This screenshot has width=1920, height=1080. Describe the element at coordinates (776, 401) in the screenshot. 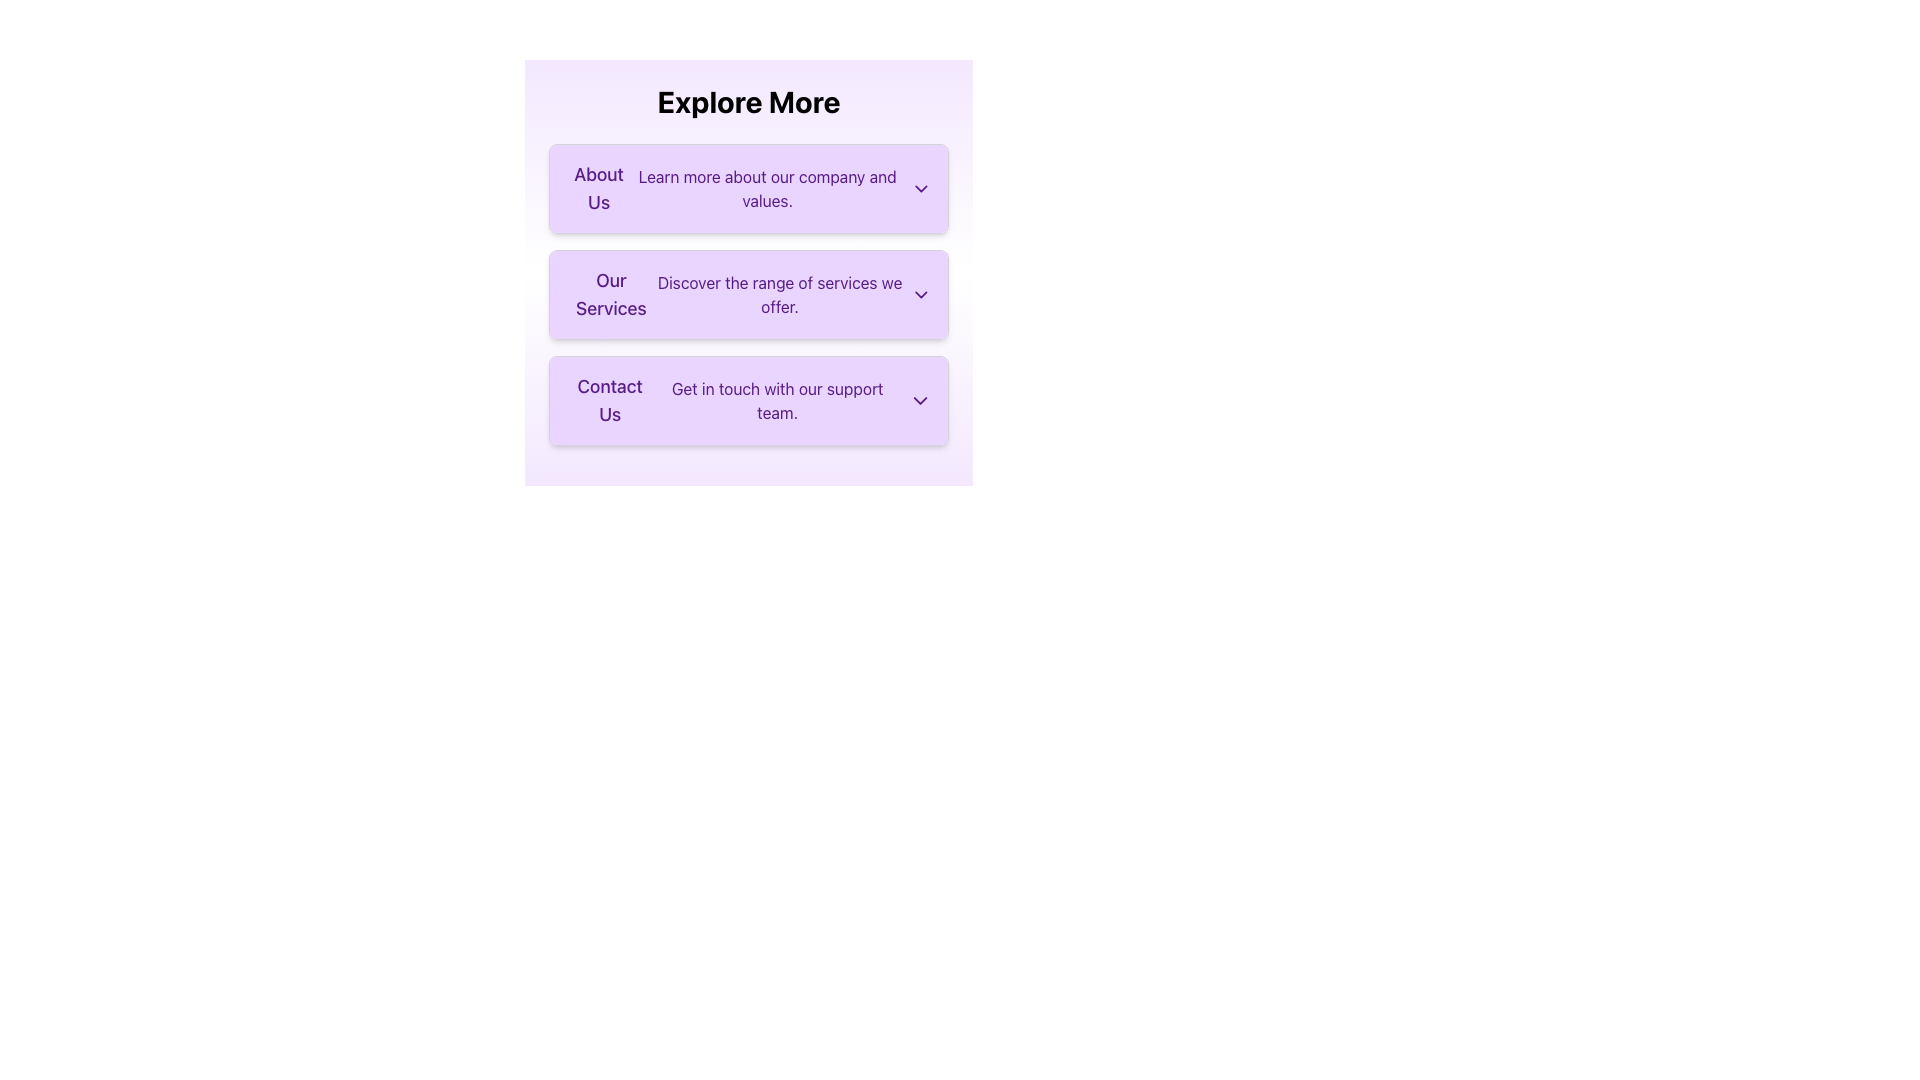

I see `the text component containing the phrase 'Get in touch with our support team.' which is styled with a purple font and located within the 'Contact Us' section` at that location.